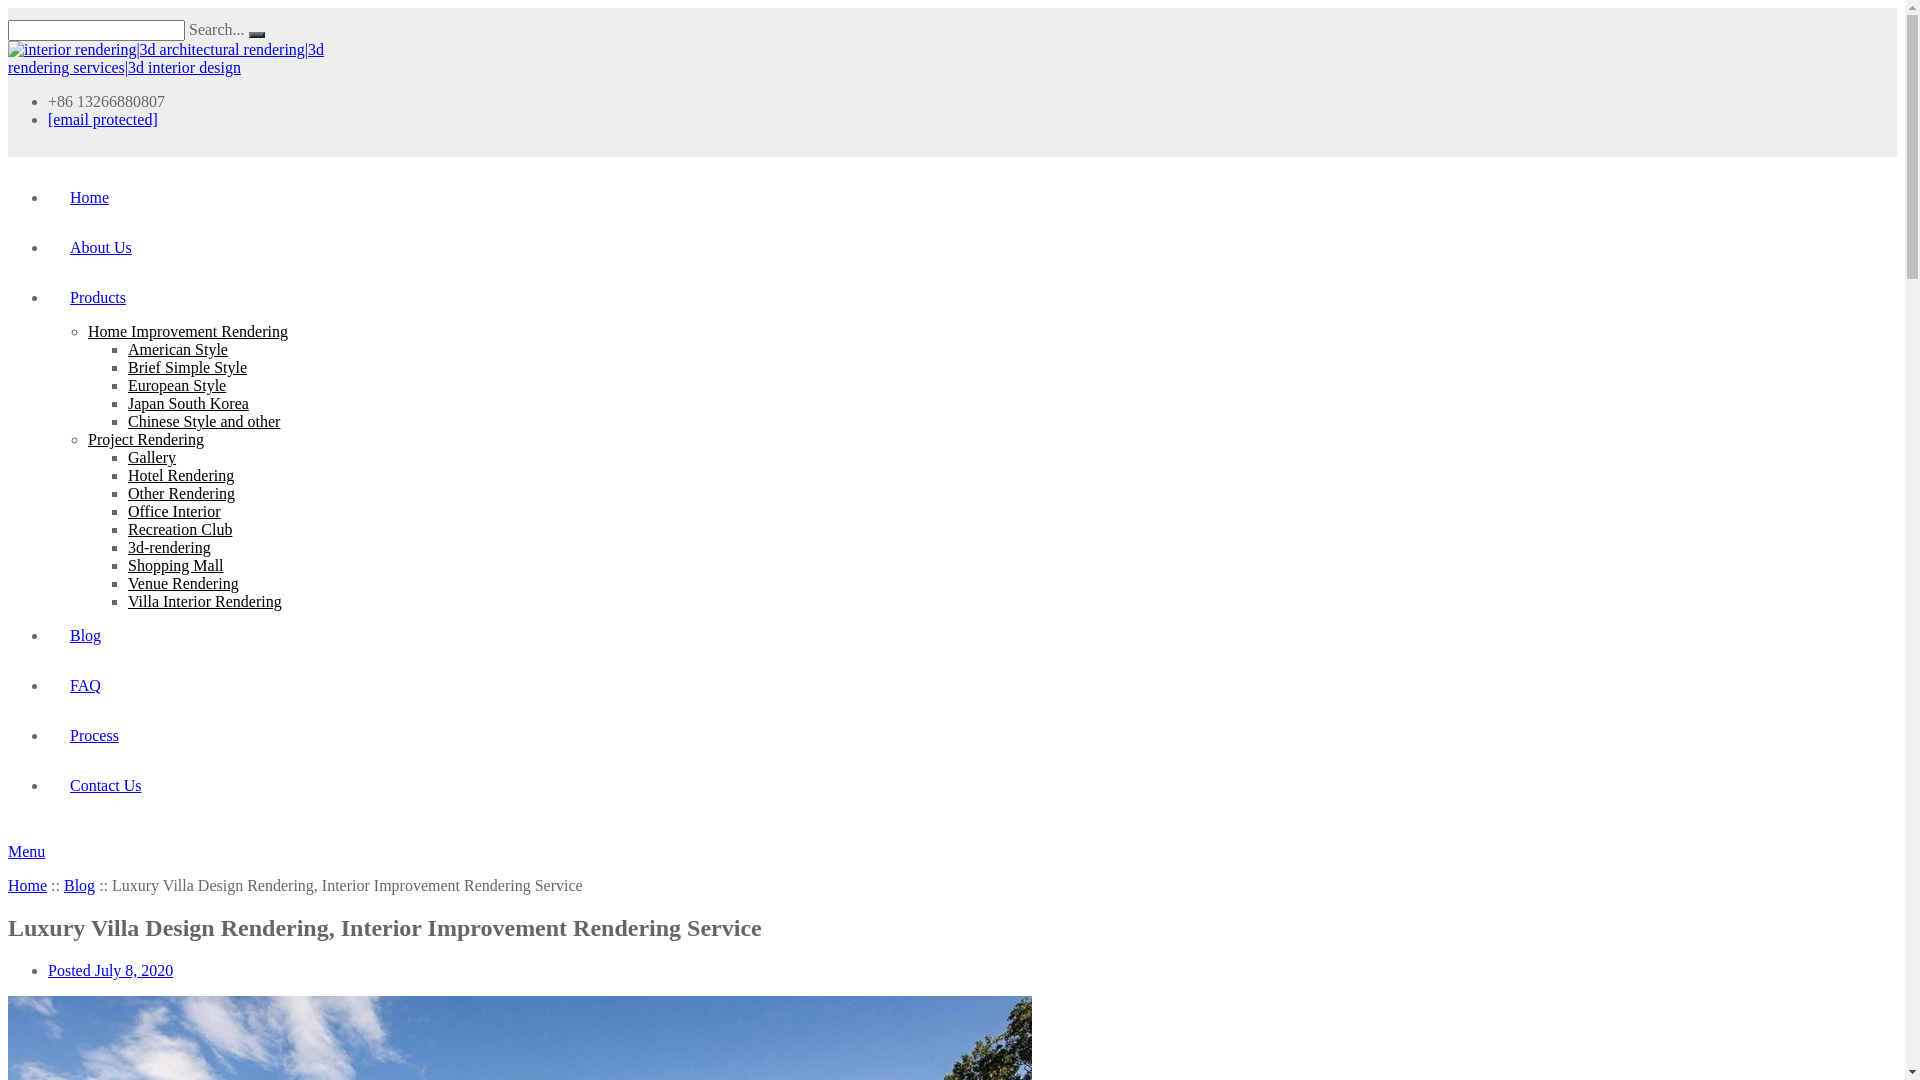 This screenshot has width=1920, height=1080. Describe the element at coordinates (176, 565) in the screenshot. I see `'Shopping Mall'` at that location.